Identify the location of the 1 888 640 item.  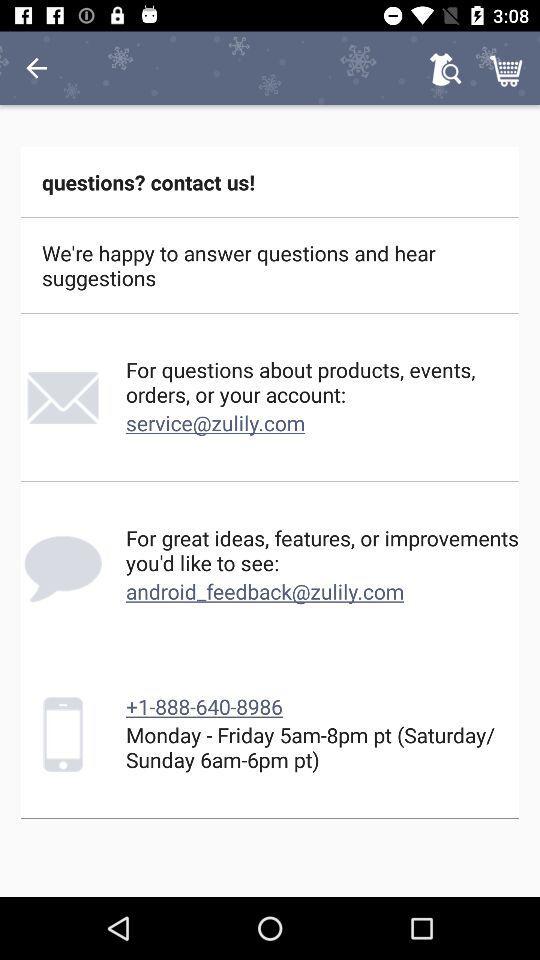
(203, 706).